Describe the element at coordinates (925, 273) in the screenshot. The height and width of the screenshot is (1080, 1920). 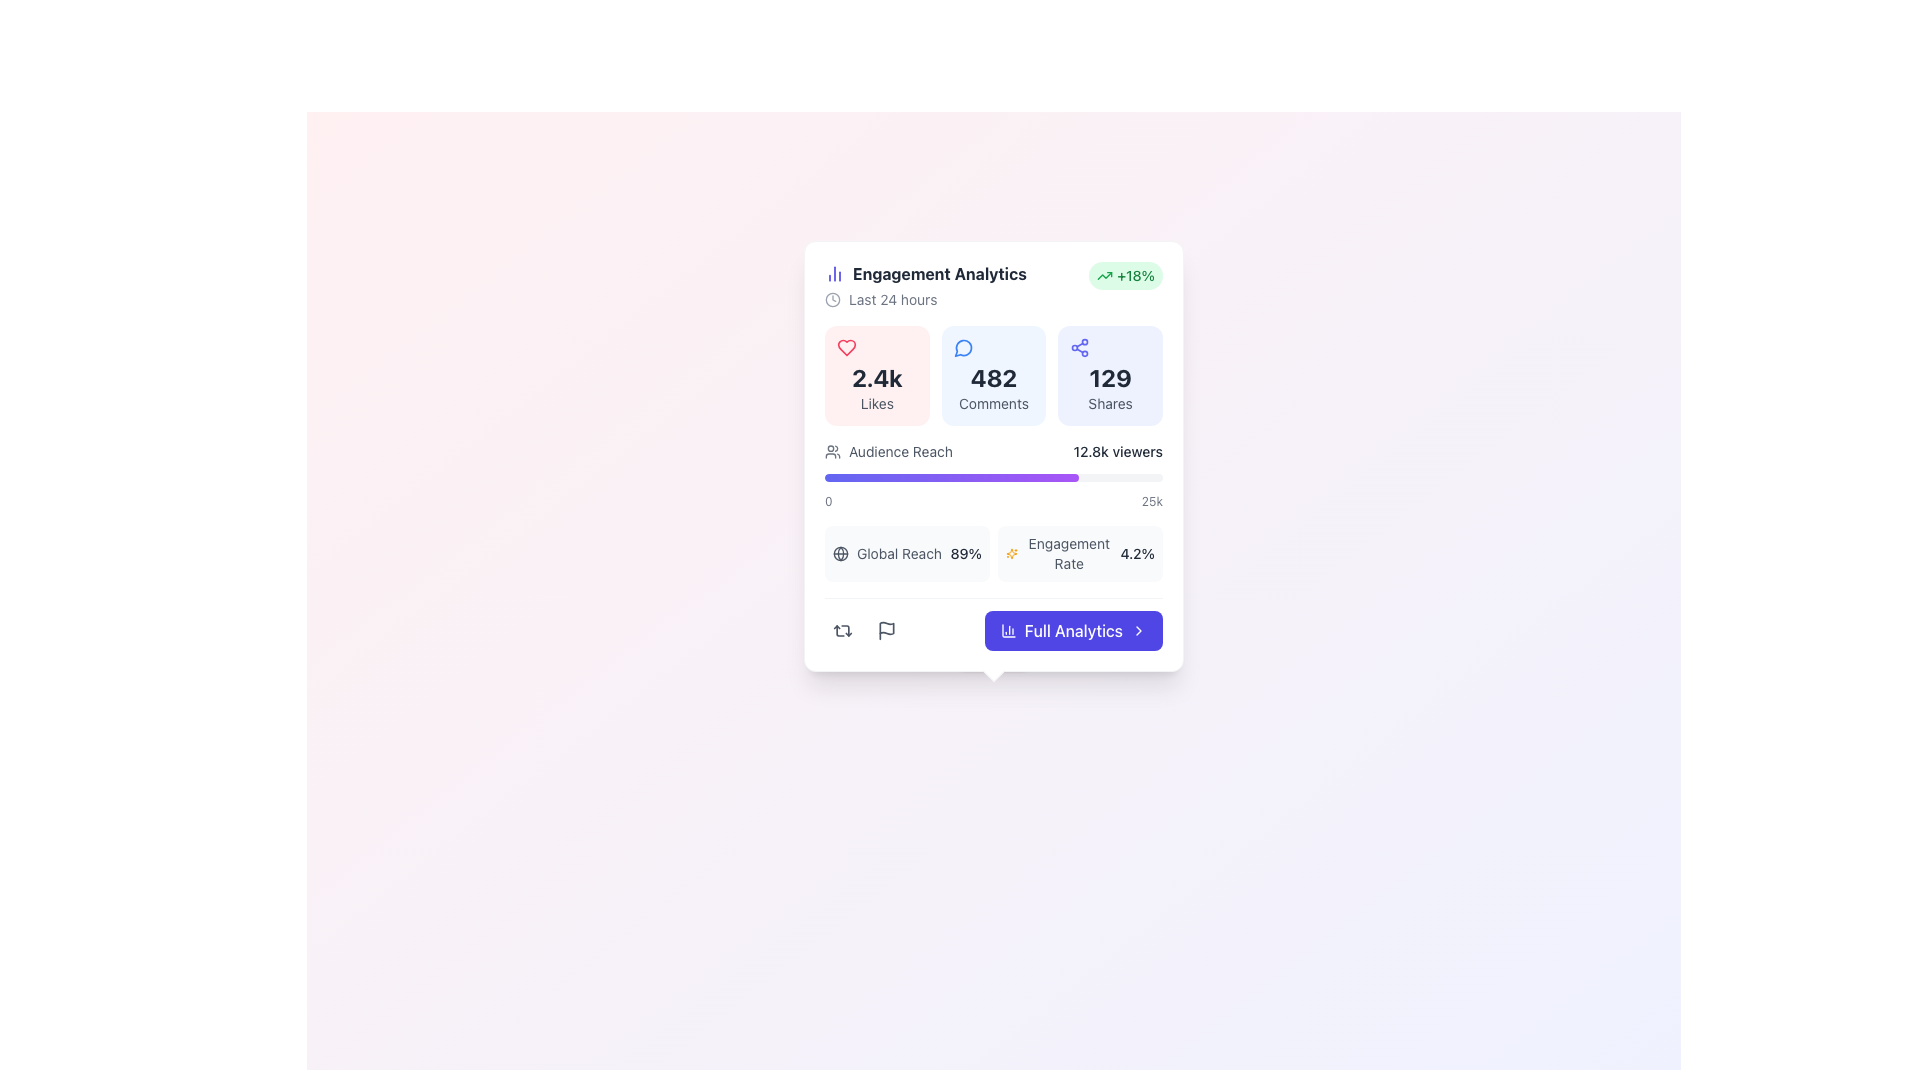
I see `the Label with Icon located at the top-left corner of the analytics card, indicating the content related to analytics data` at that location.